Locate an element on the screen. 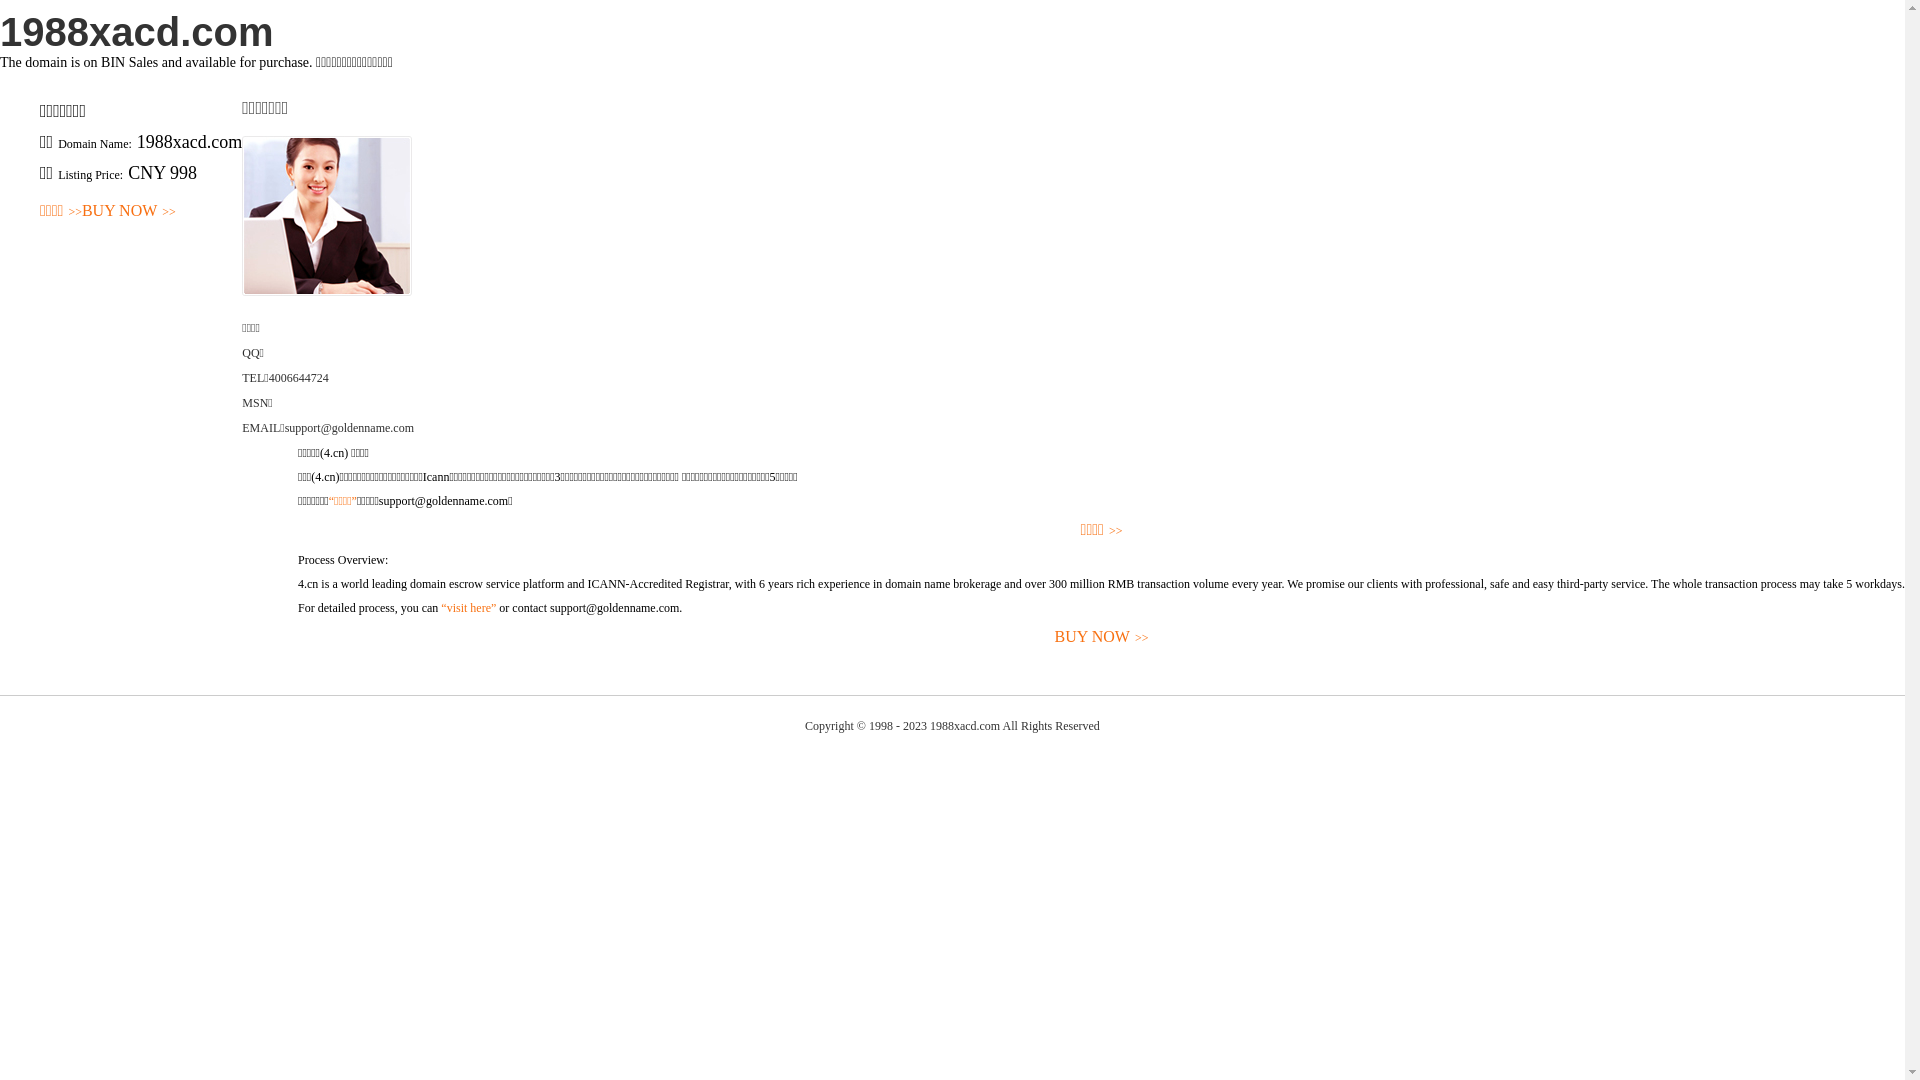 The height and width of the screenshot is (1080, 1920). 'BUY NOW>>' is located at coordinates (1100, 637).